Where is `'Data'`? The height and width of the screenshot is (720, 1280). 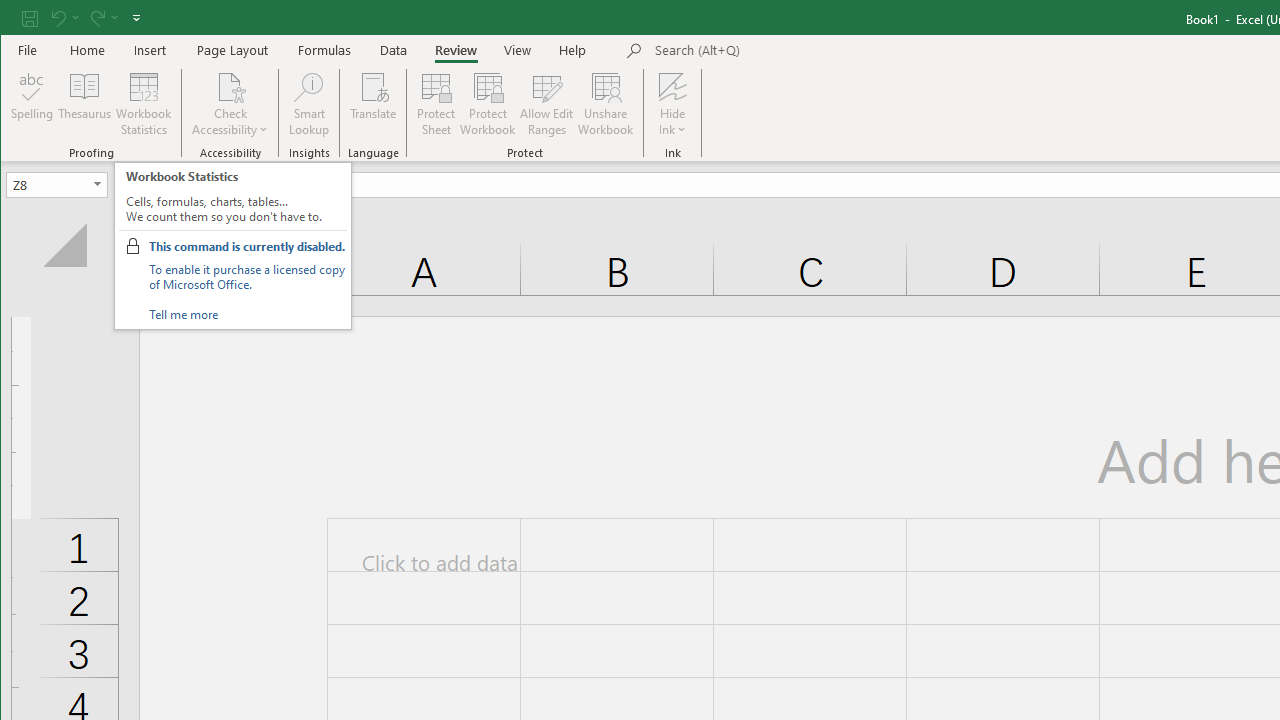
'Data' is located at coordinates (394, 49).